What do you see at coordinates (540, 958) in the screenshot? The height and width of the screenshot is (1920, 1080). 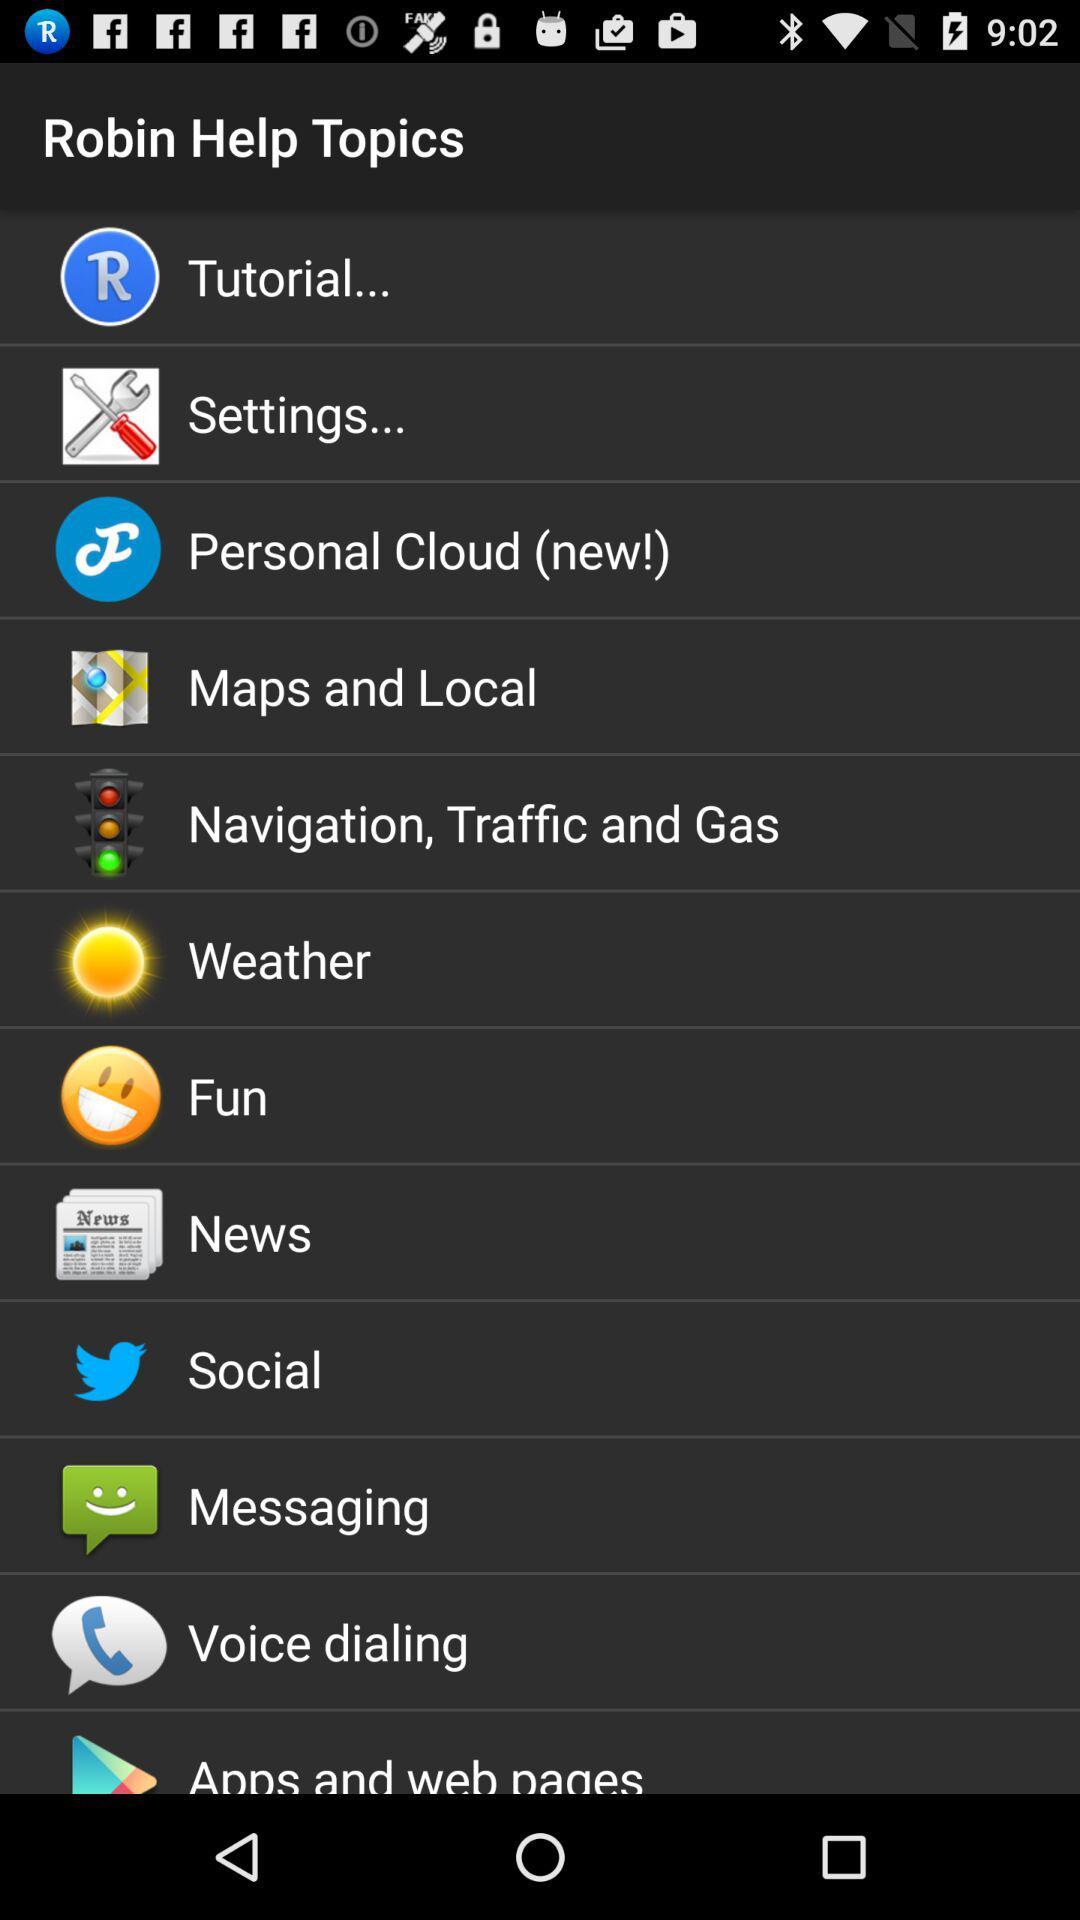 I see `app above the  fun app` at bounding box center [540, 958].